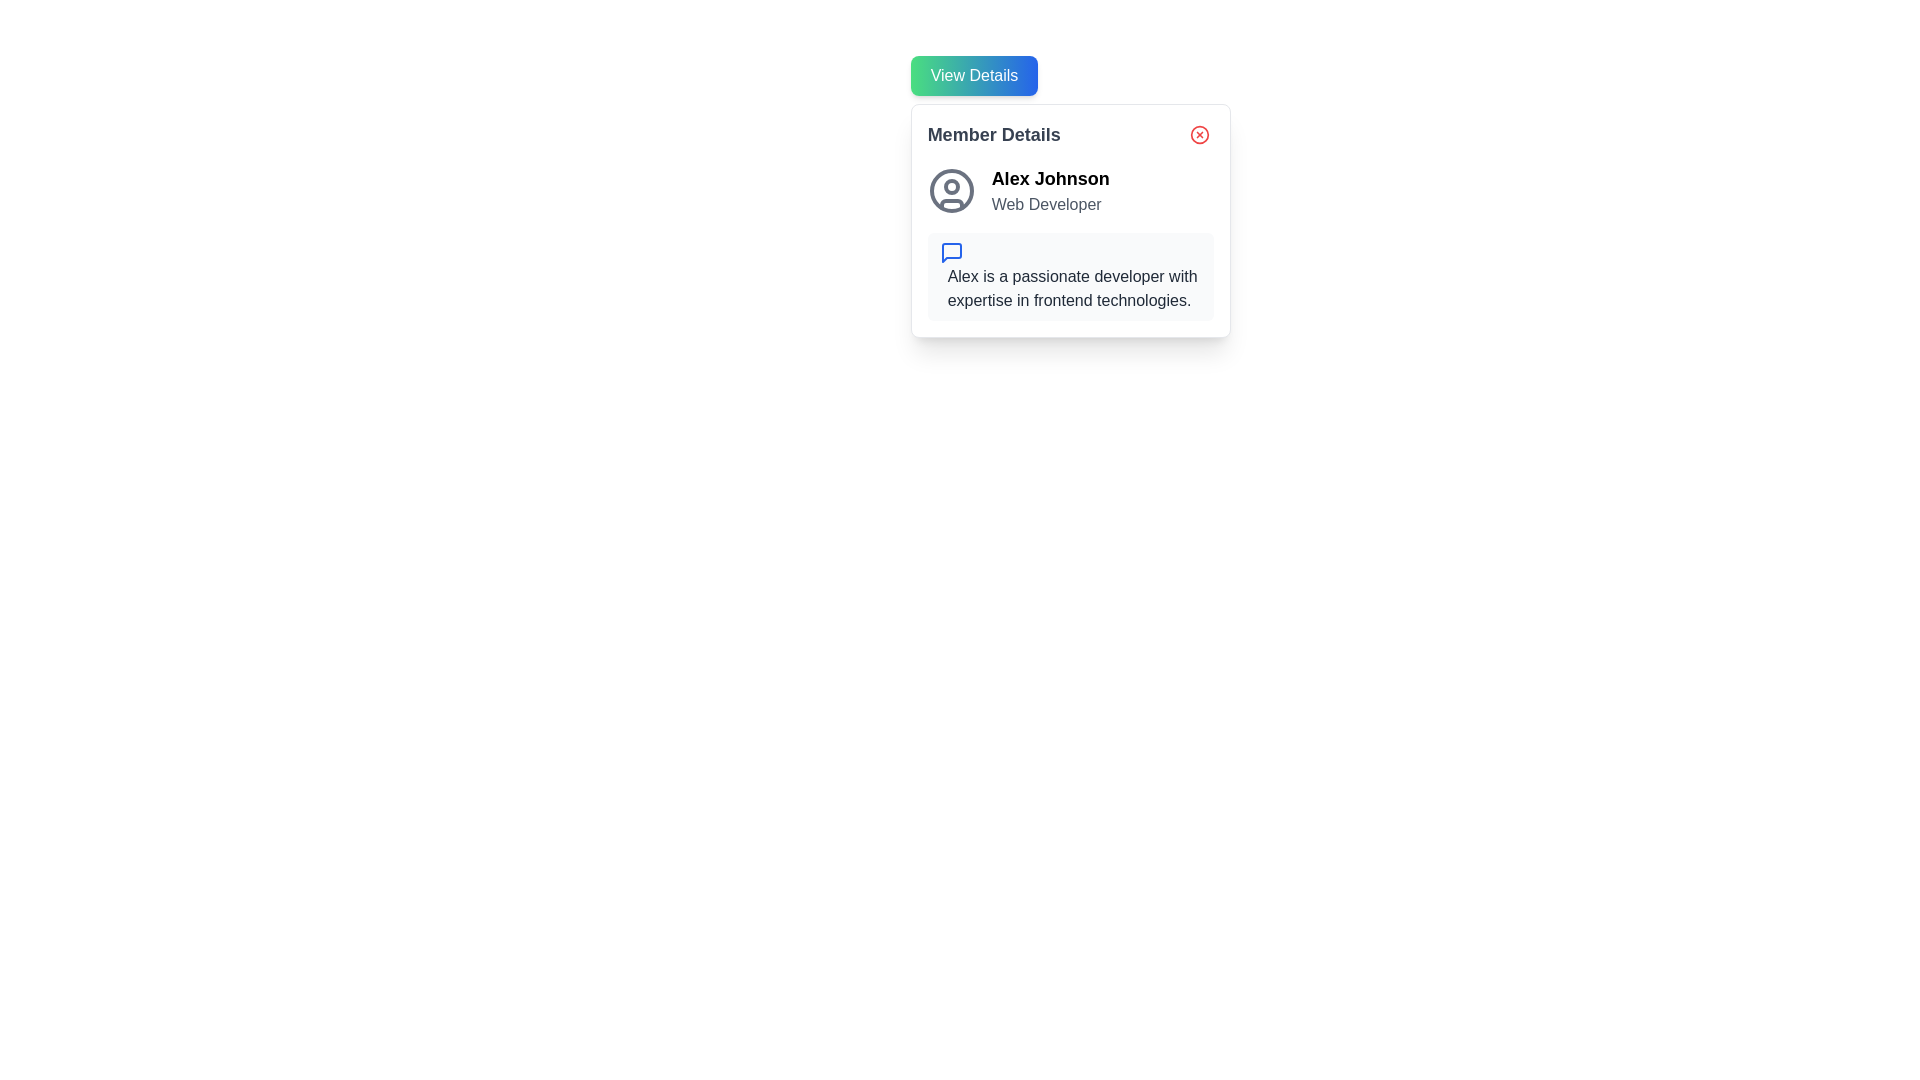 This screenshot has height=1080, width=1920. What do you see at coordinates (1069, 220) in the screenshot?
I see `the blue comment/message icon located within the 'Member Details' card that contains the profile of 'Alex Johnson'` at bounding box center [1069, 220].